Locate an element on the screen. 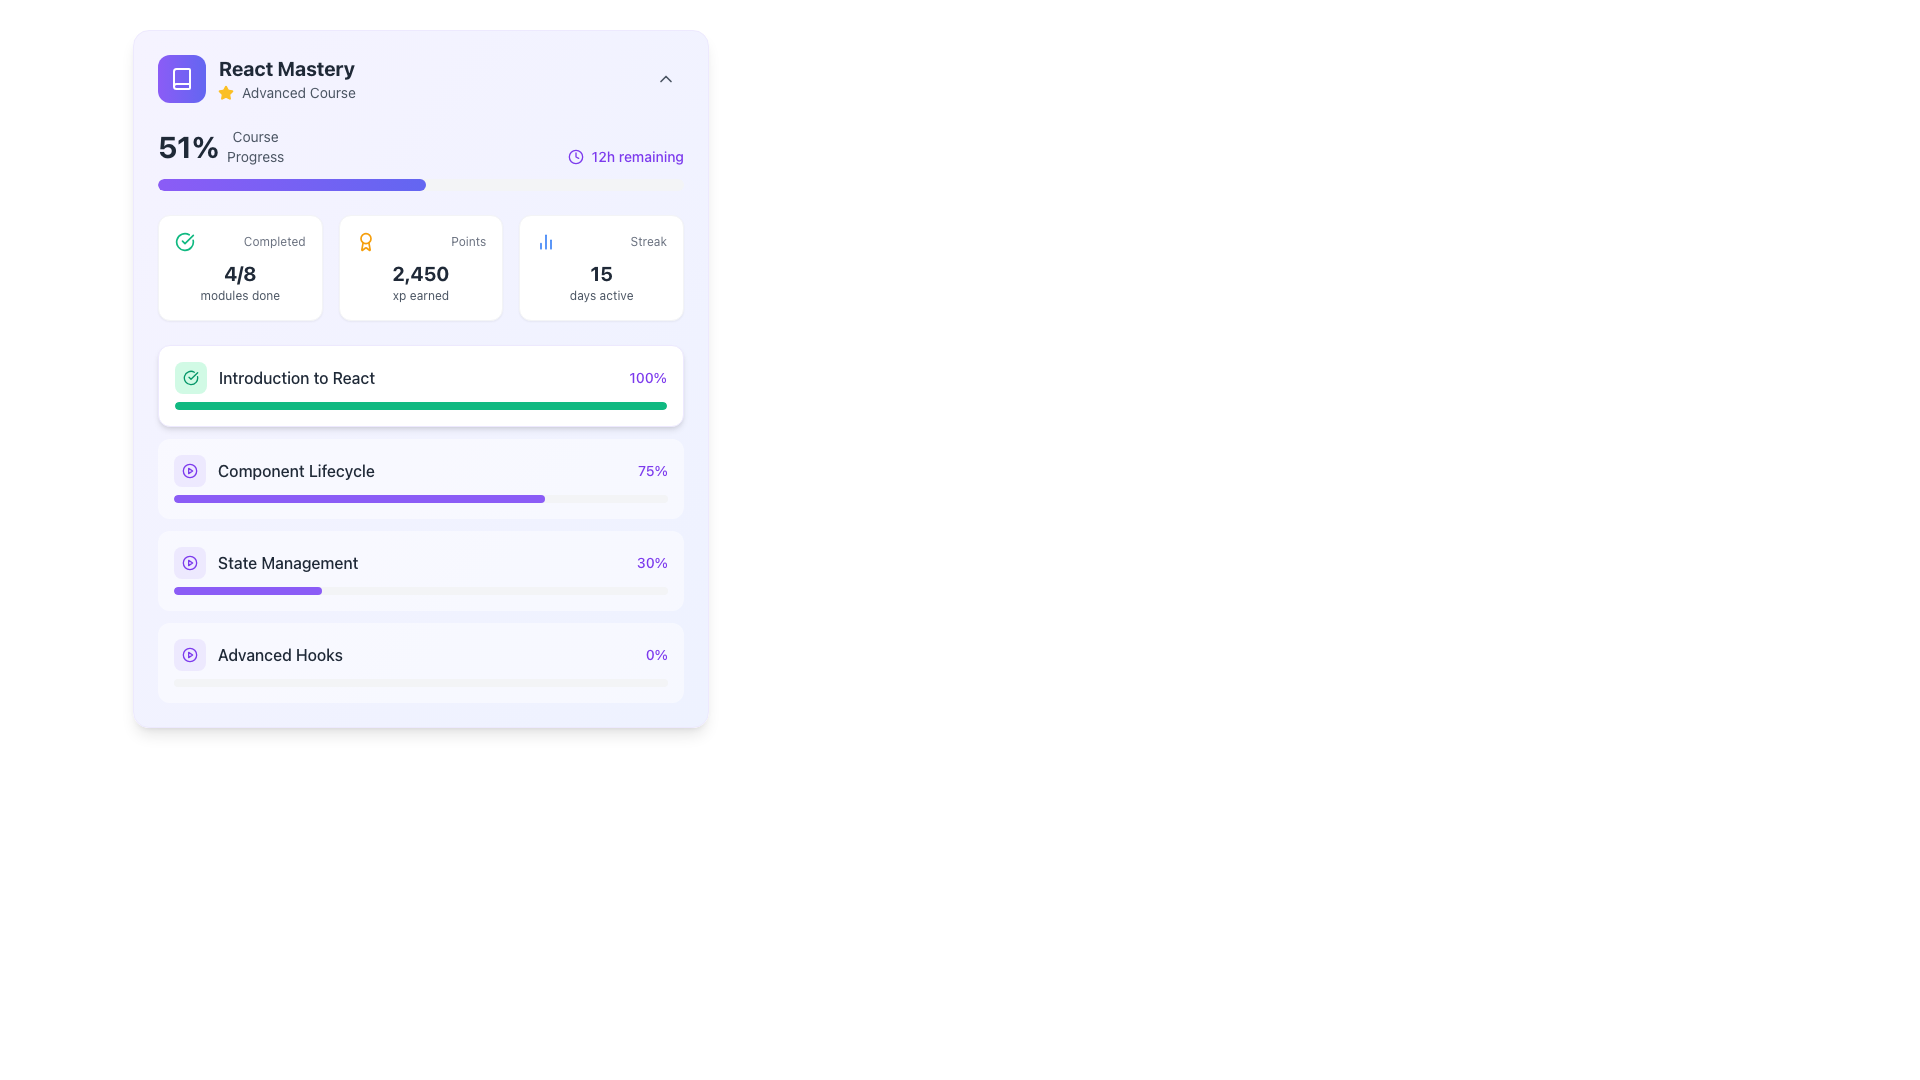 Image resolution: width=1920 pixels, height=1080 pixels. the text element that serves as a title and descriptor for the course, located in the top-left section of the card layout, below the book icon is located at coordinates (286, 77).